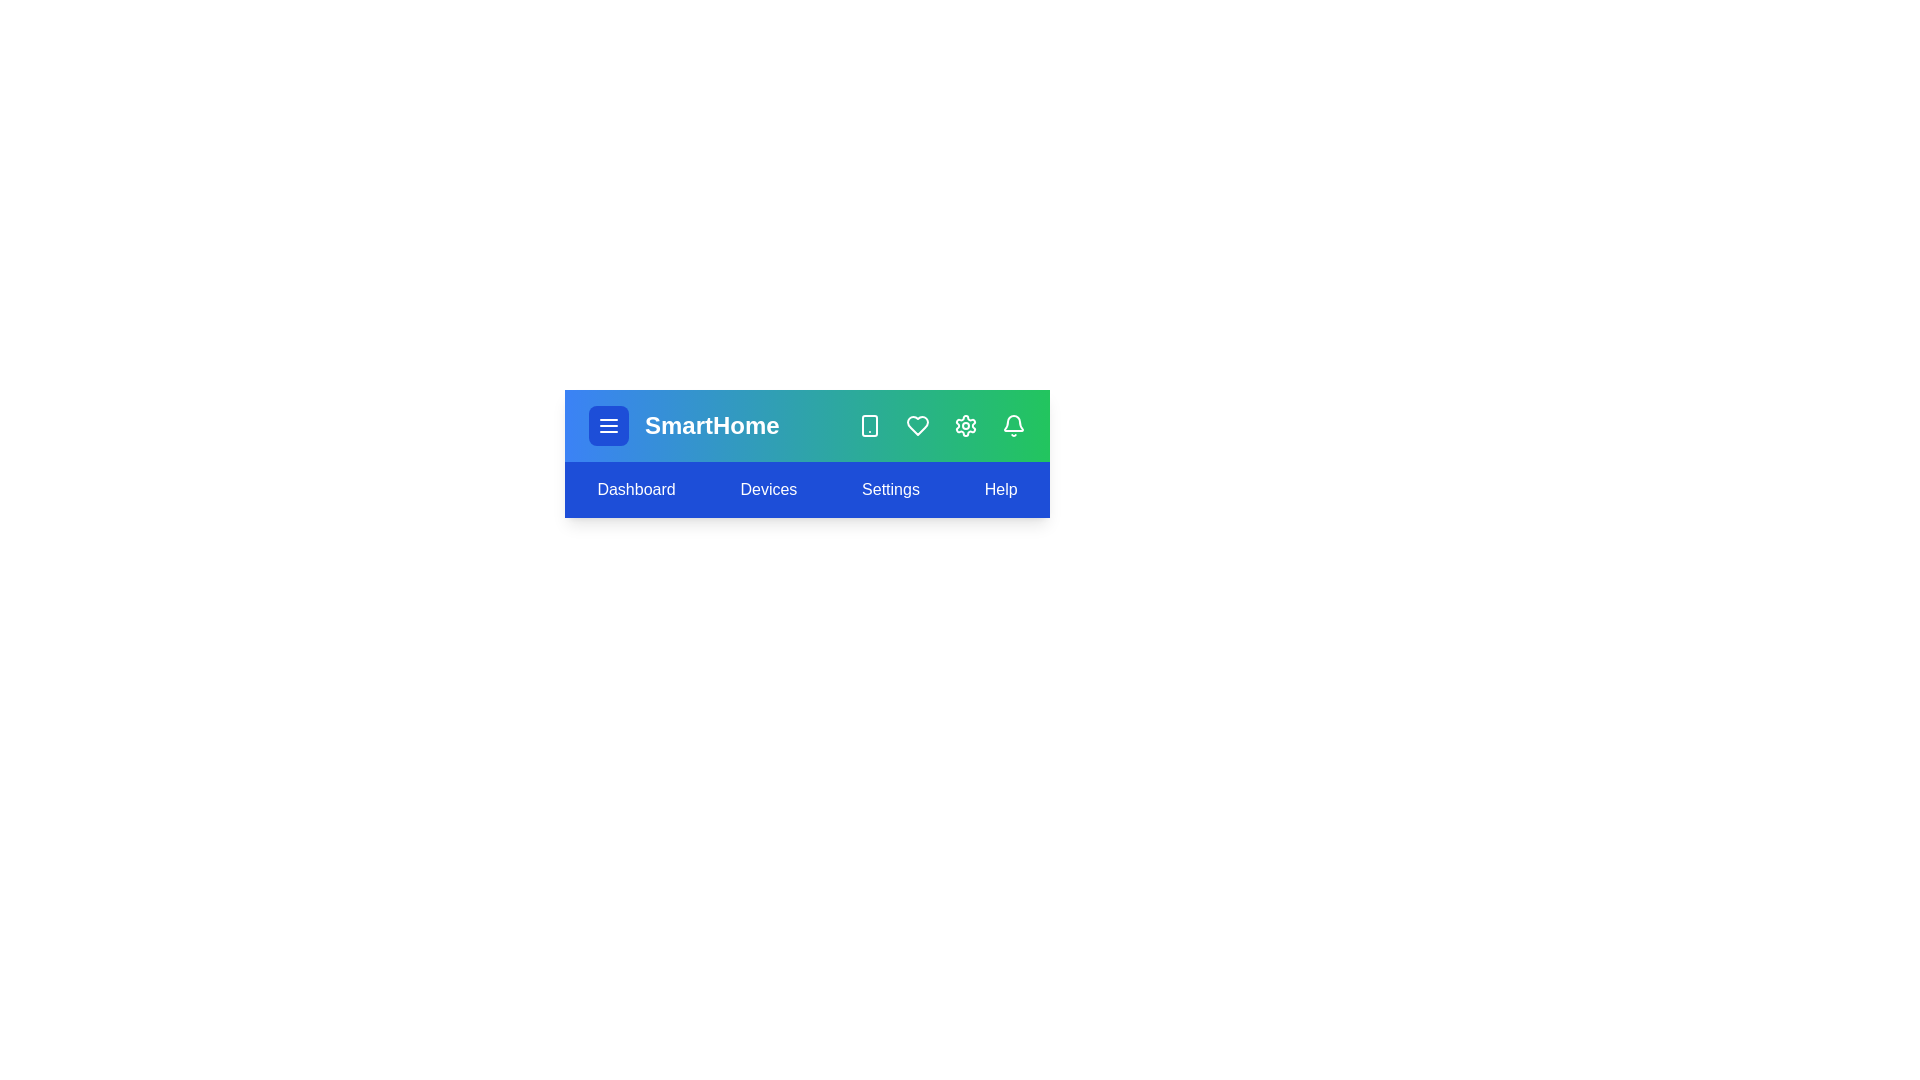 The width and height of the screenshot is (1920, 1080). I want to click on the 'Dashboard' menu item, so click(635, 489).